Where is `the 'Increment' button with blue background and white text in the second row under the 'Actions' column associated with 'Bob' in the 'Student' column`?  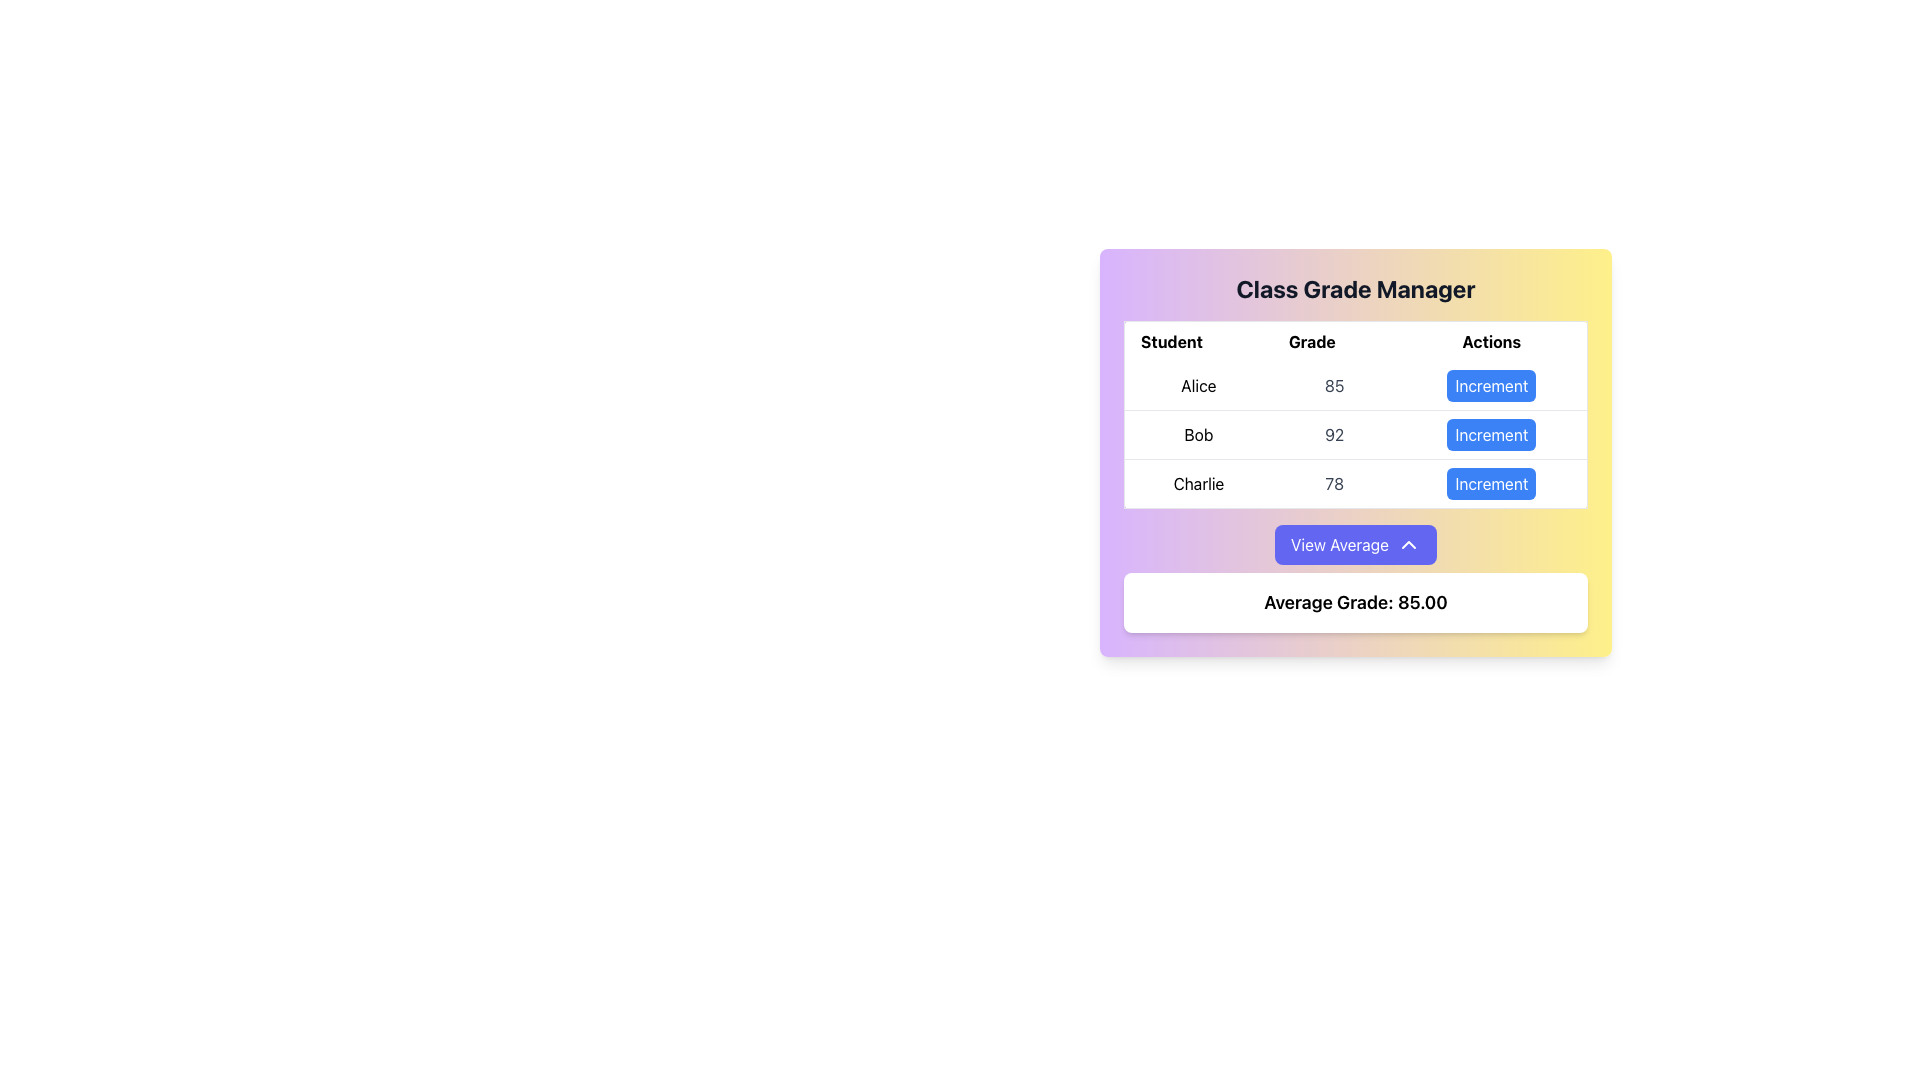 the 'Increment' button with blue background and white text in the second row under the 'Actions' column associated with 'Bob' in the 'Student' column is located at coordinates (1491, 434).